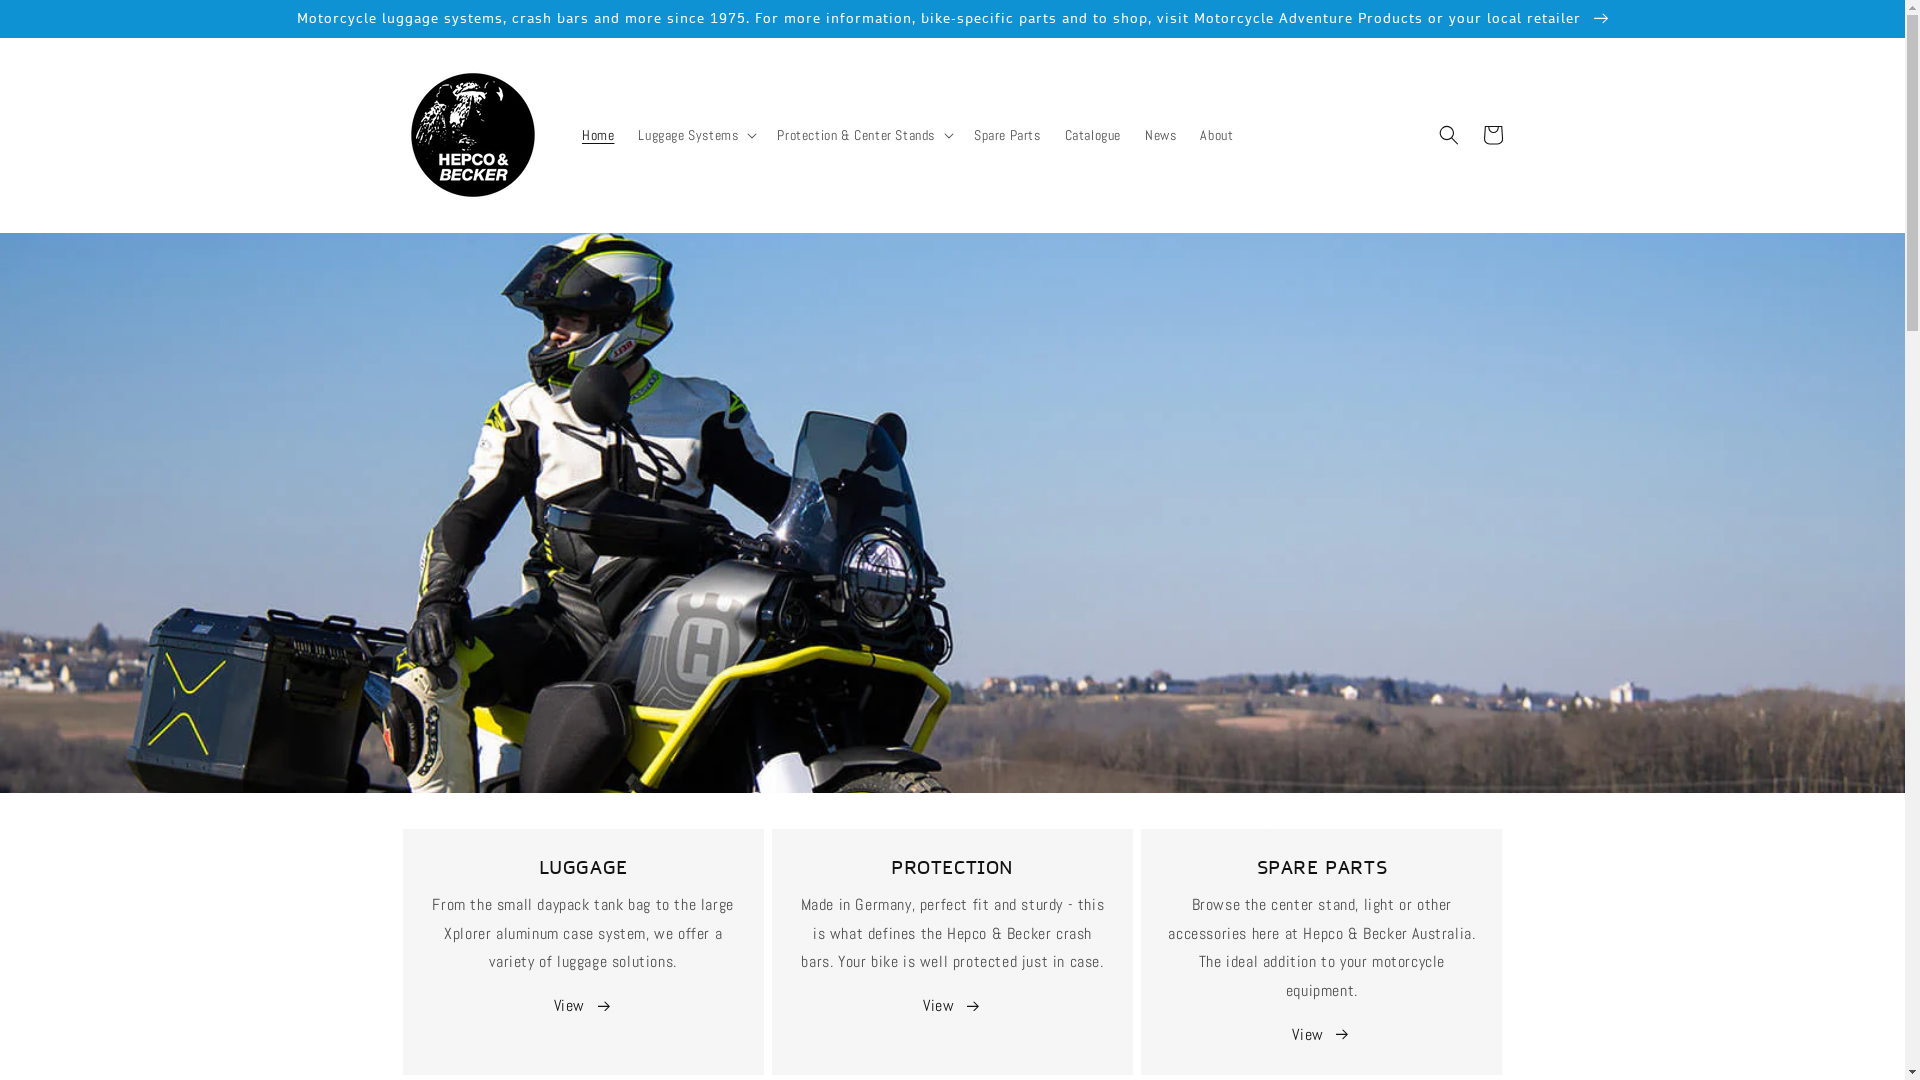  What do you see at coordinates (1007, 135) in the screenshot?
I see `'Spare Parts'` at bounding box center [1007, 135].